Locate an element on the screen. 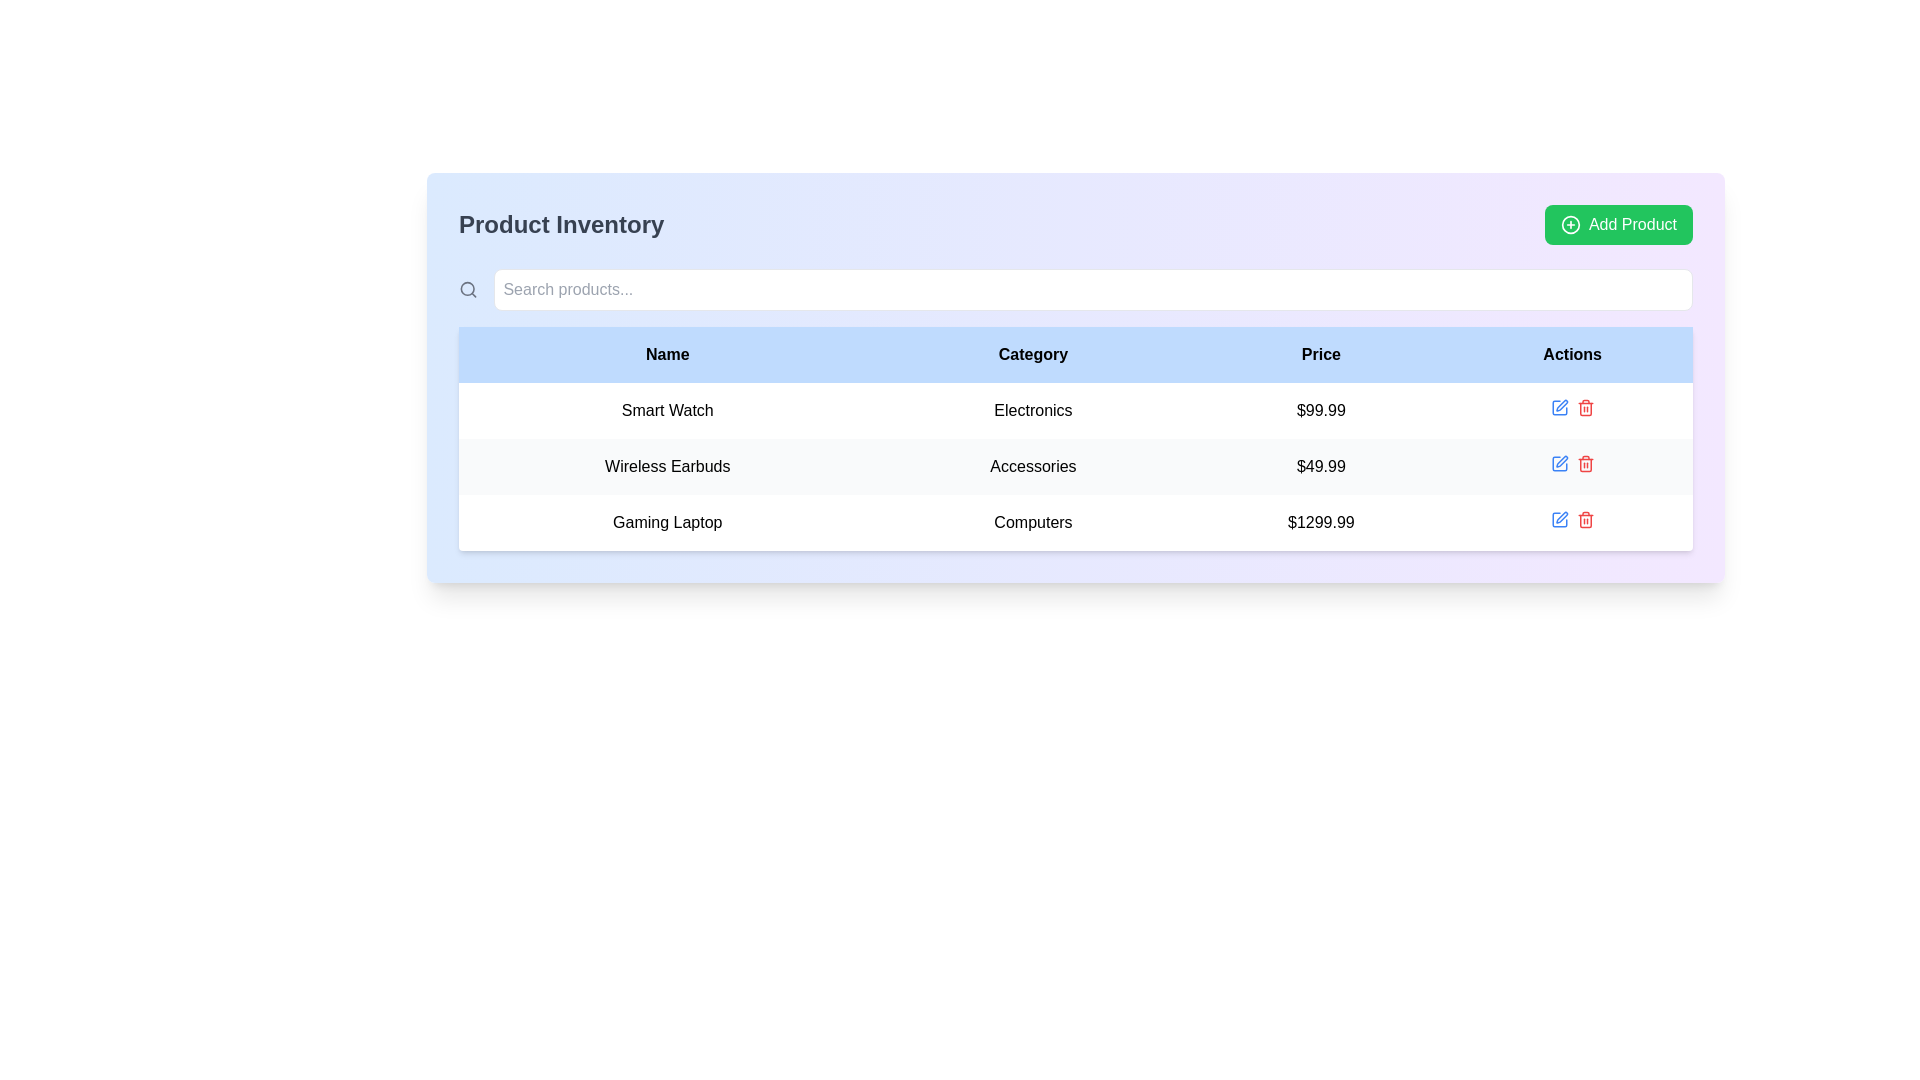 This screenshot has width=1920, height=1080. text label titled 'Gaming Laptop' located in the 'Name' column of the third row in the product information table is located at coordinates (667, 522).